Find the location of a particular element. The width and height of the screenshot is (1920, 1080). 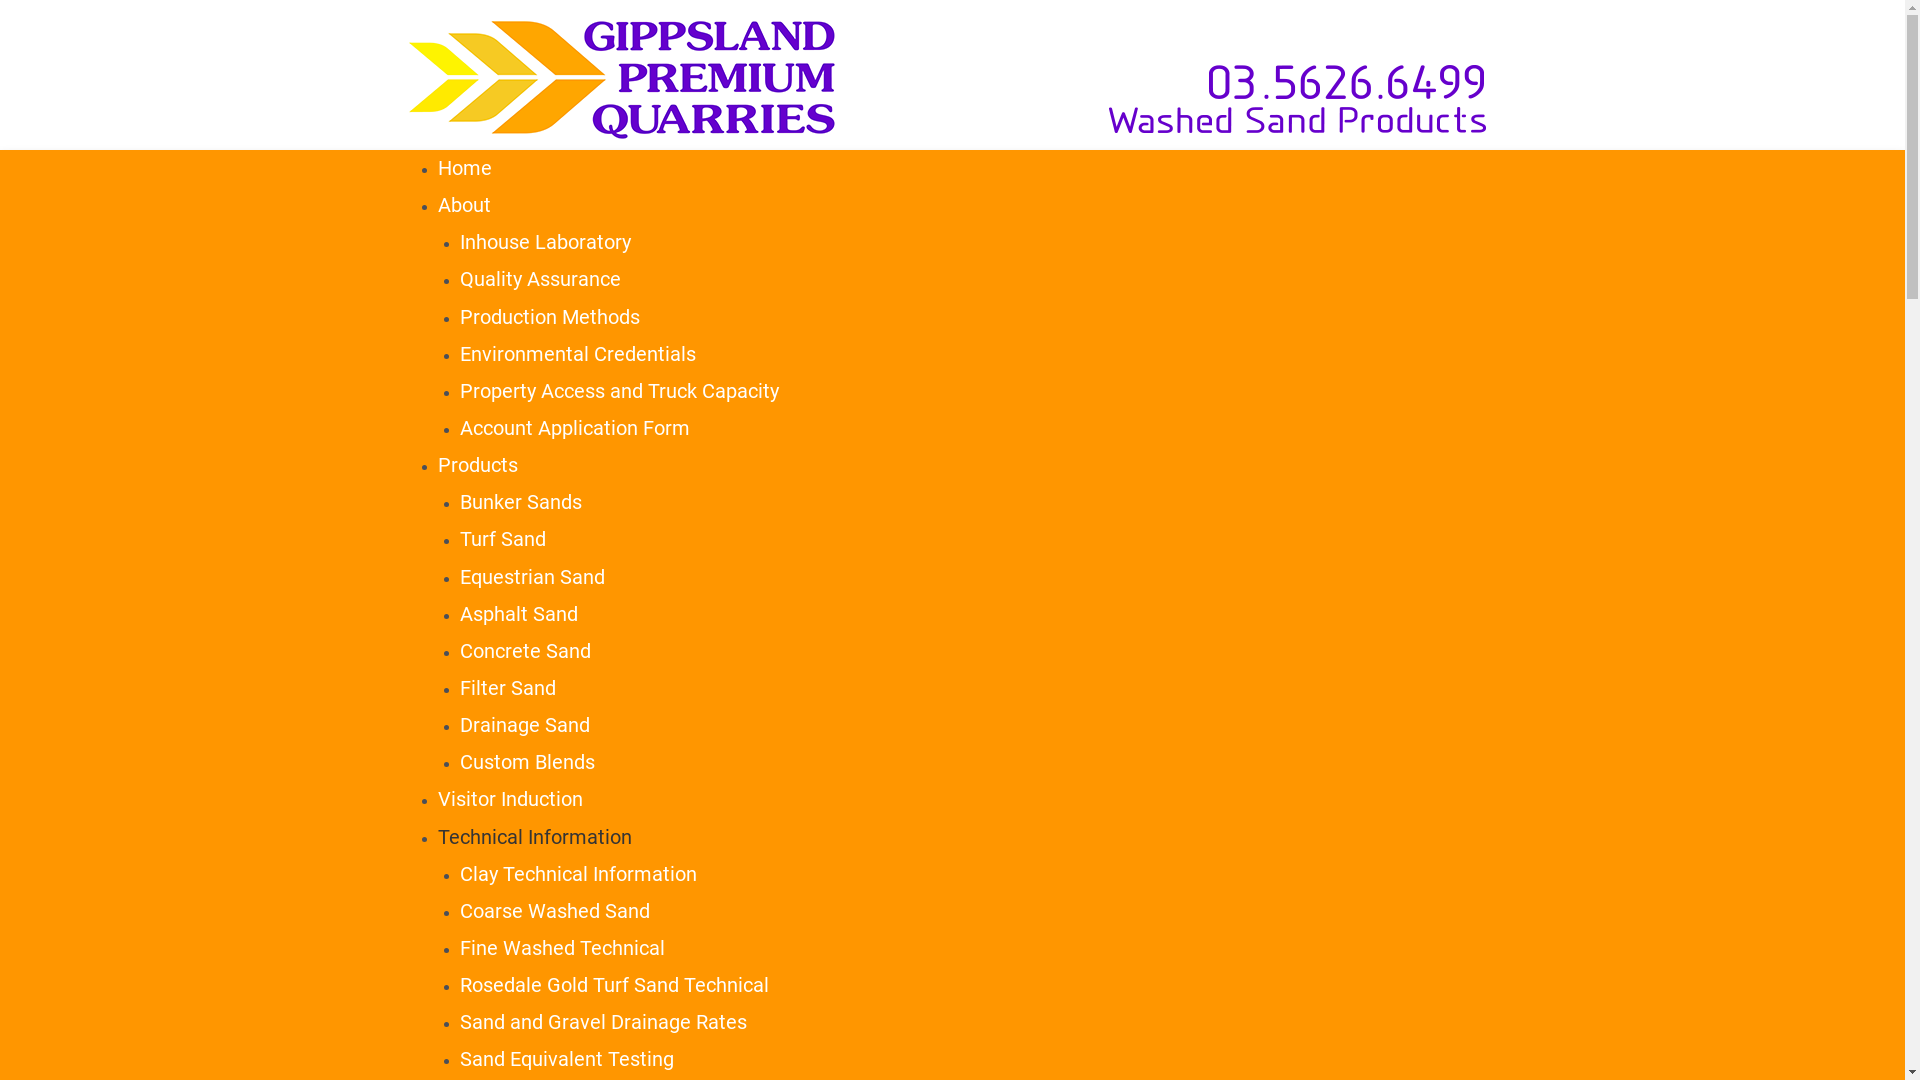

'Bunker Sands' is located at coordinates (521, 500).